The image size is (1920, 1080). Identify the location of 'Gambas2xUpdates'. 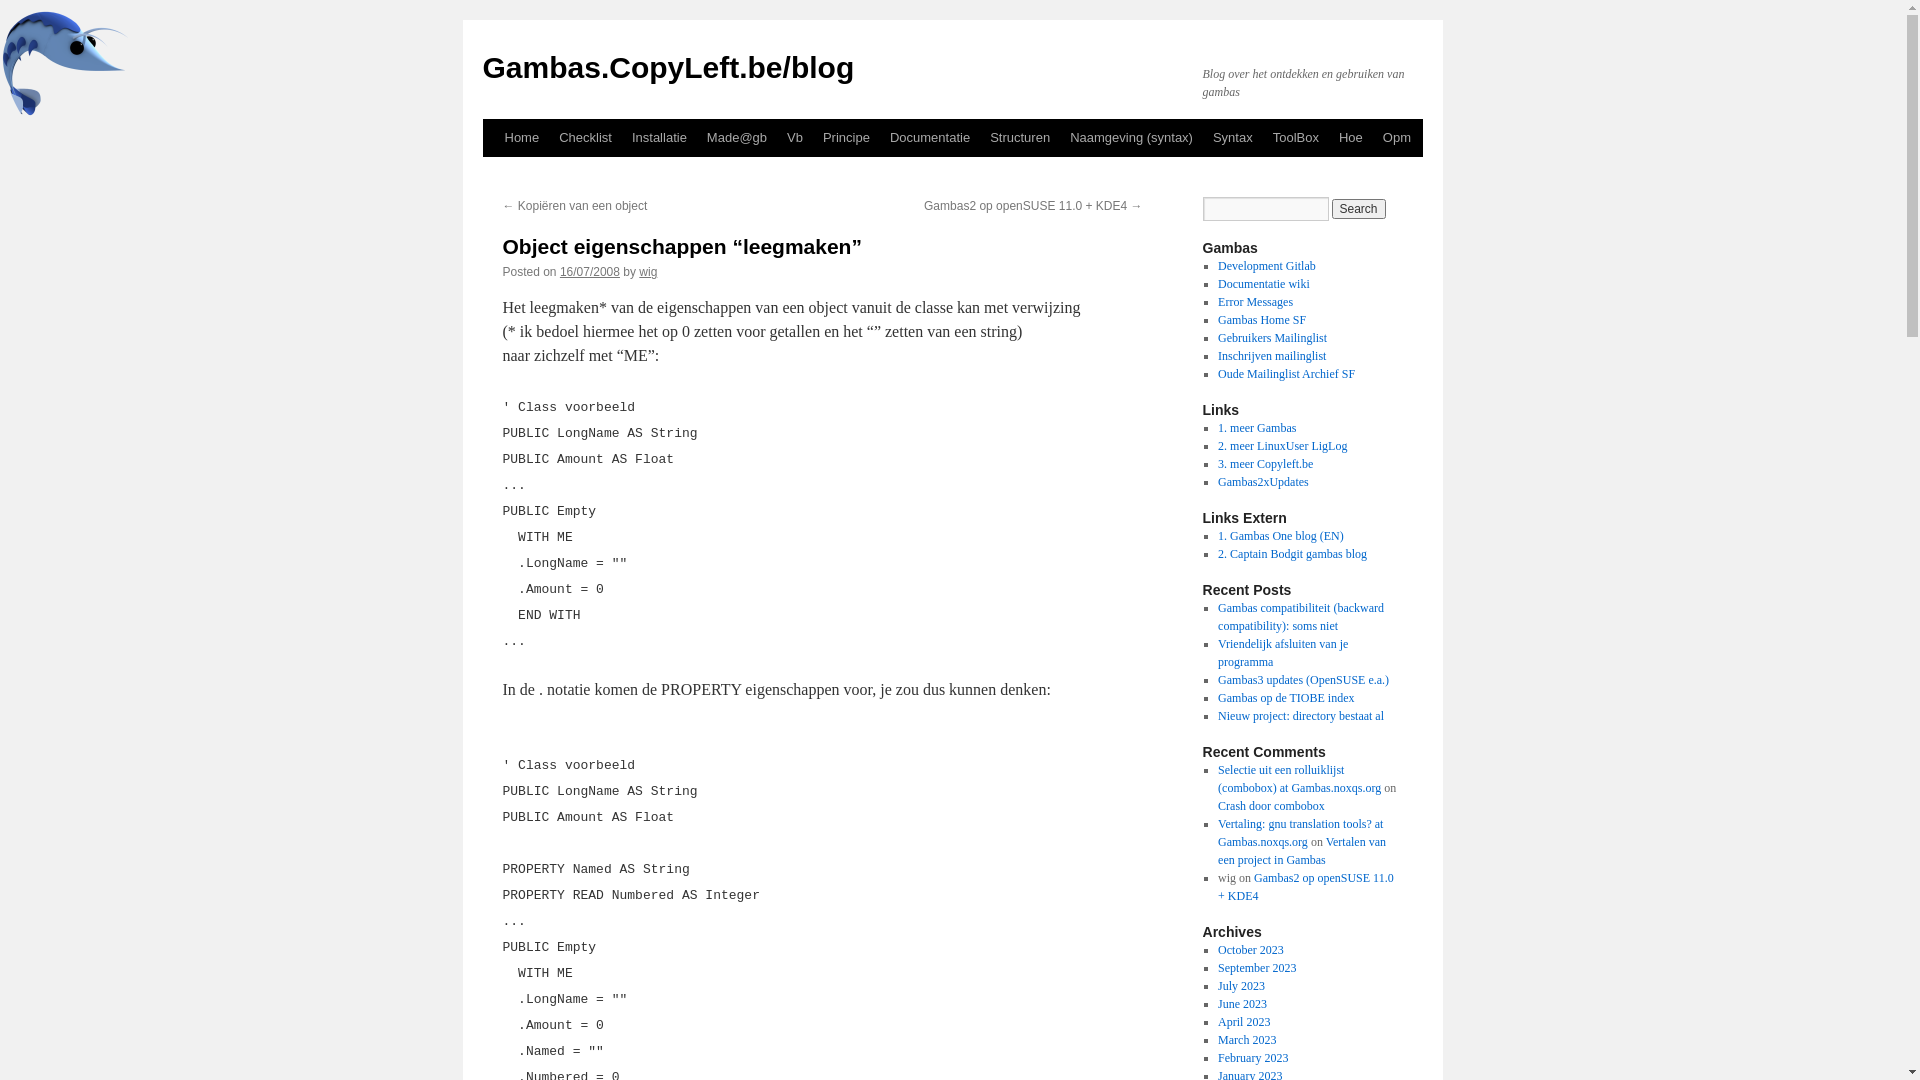
(1262, 482).